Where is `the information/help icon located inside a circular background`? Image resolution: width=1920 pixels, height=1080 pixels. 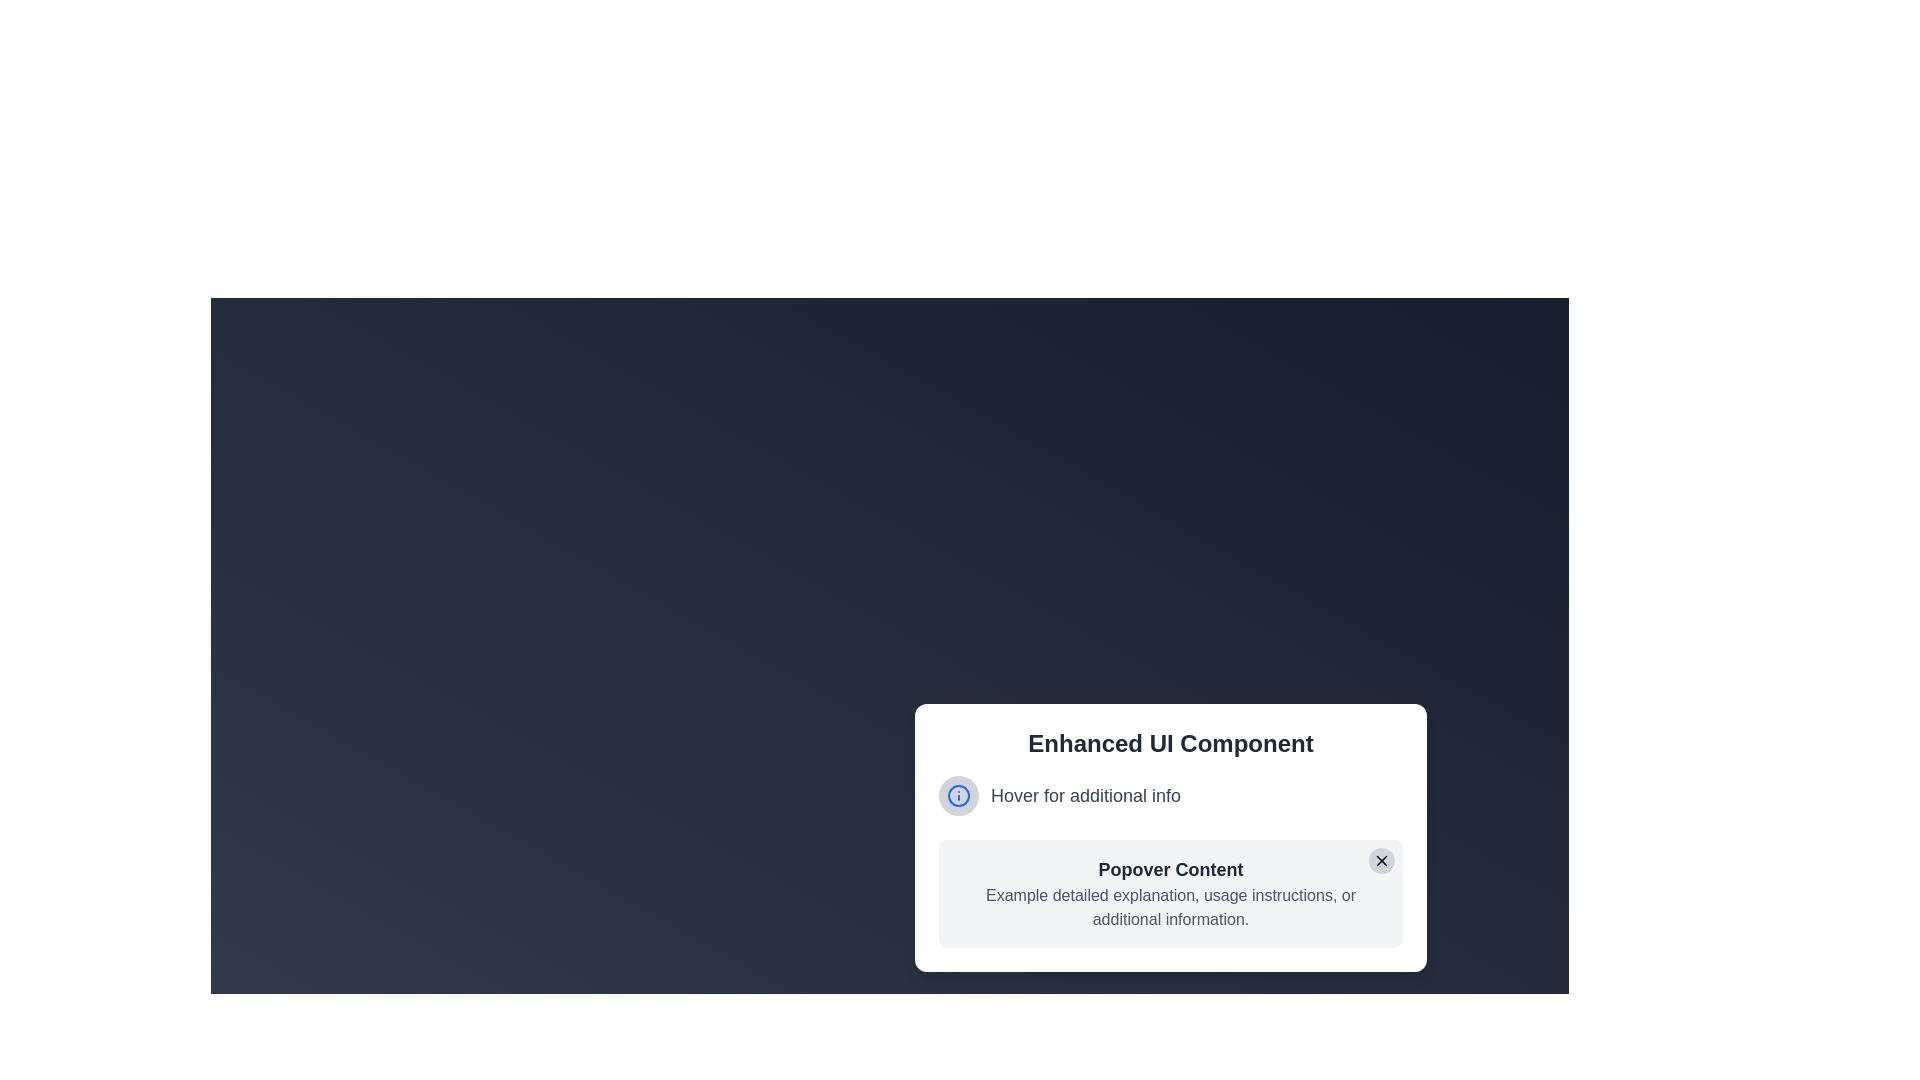
the information/help icon located inside a circular background is located at coordinates (958, 794).